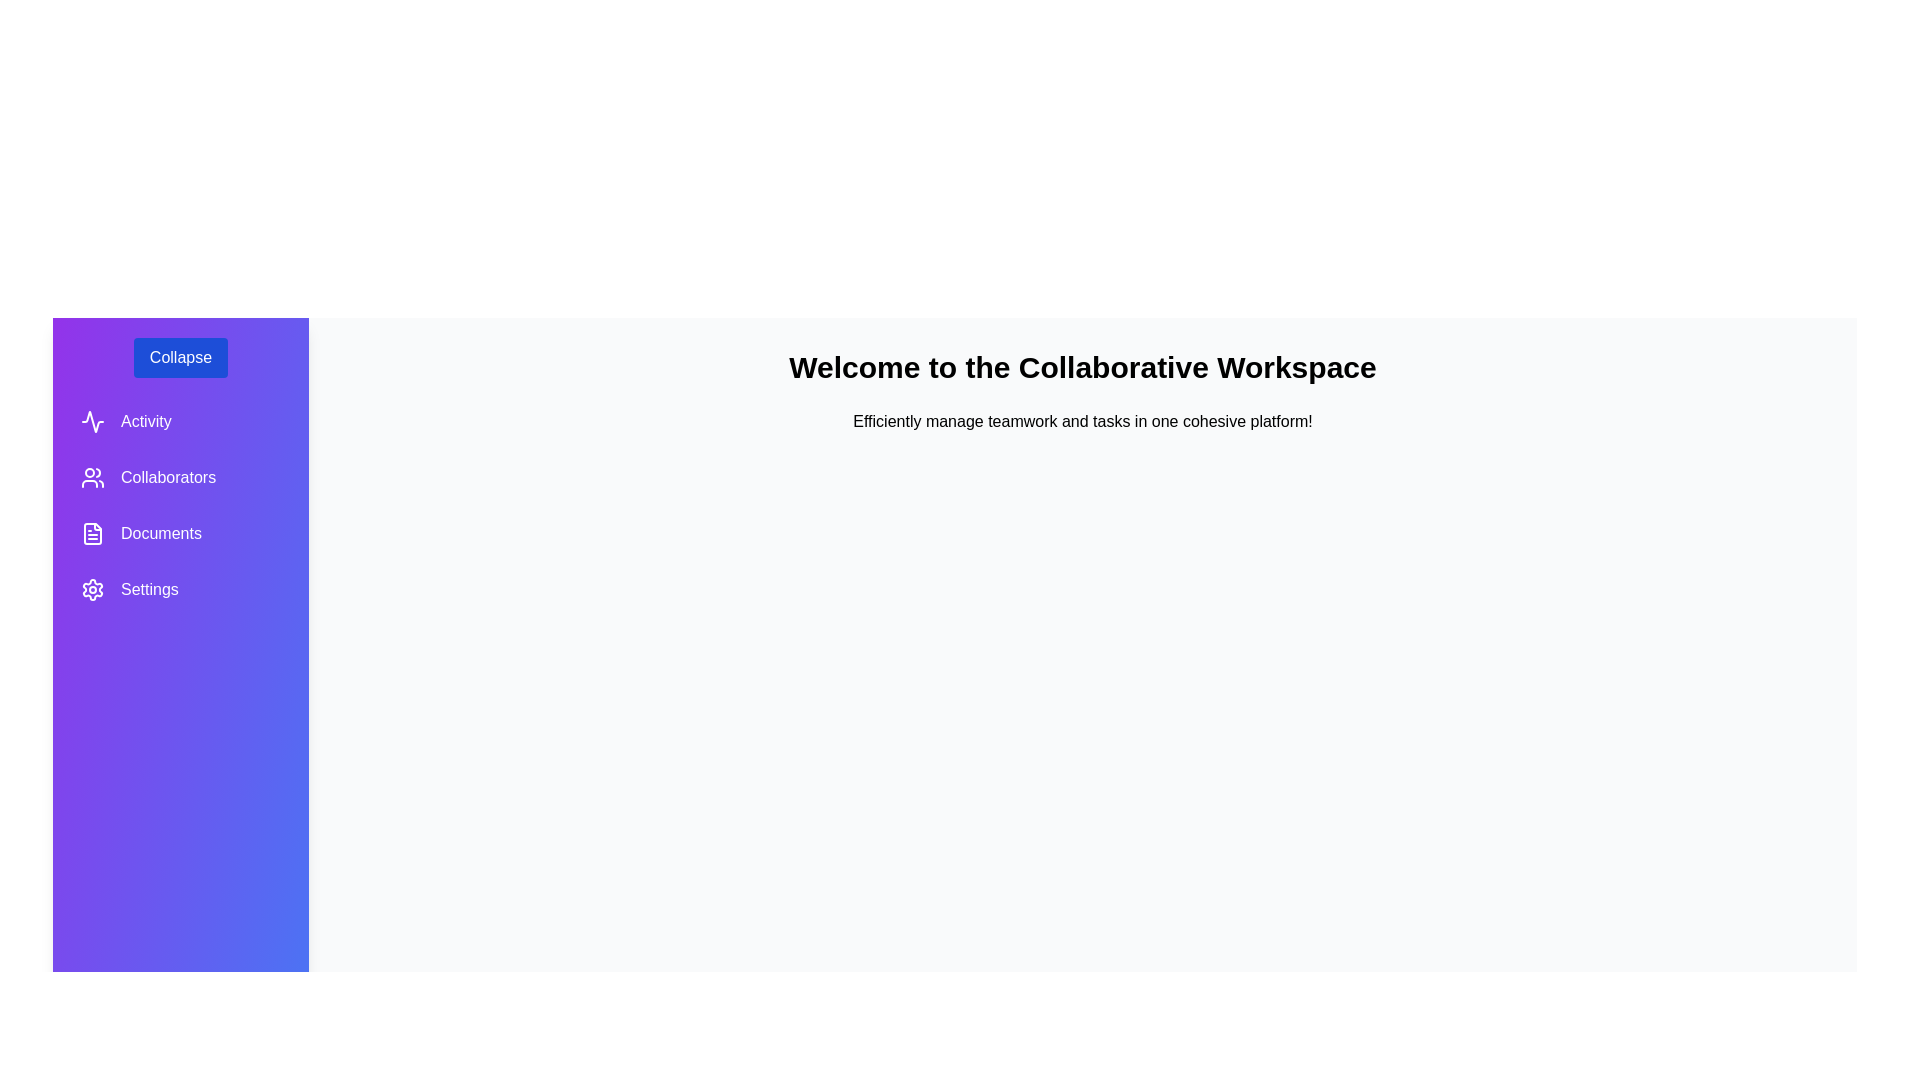 Image resolution: width=1920 pixels, height=1080 pixels. I want to click on the Activity section in the sidebar to navigate to it, so click(181, 420).